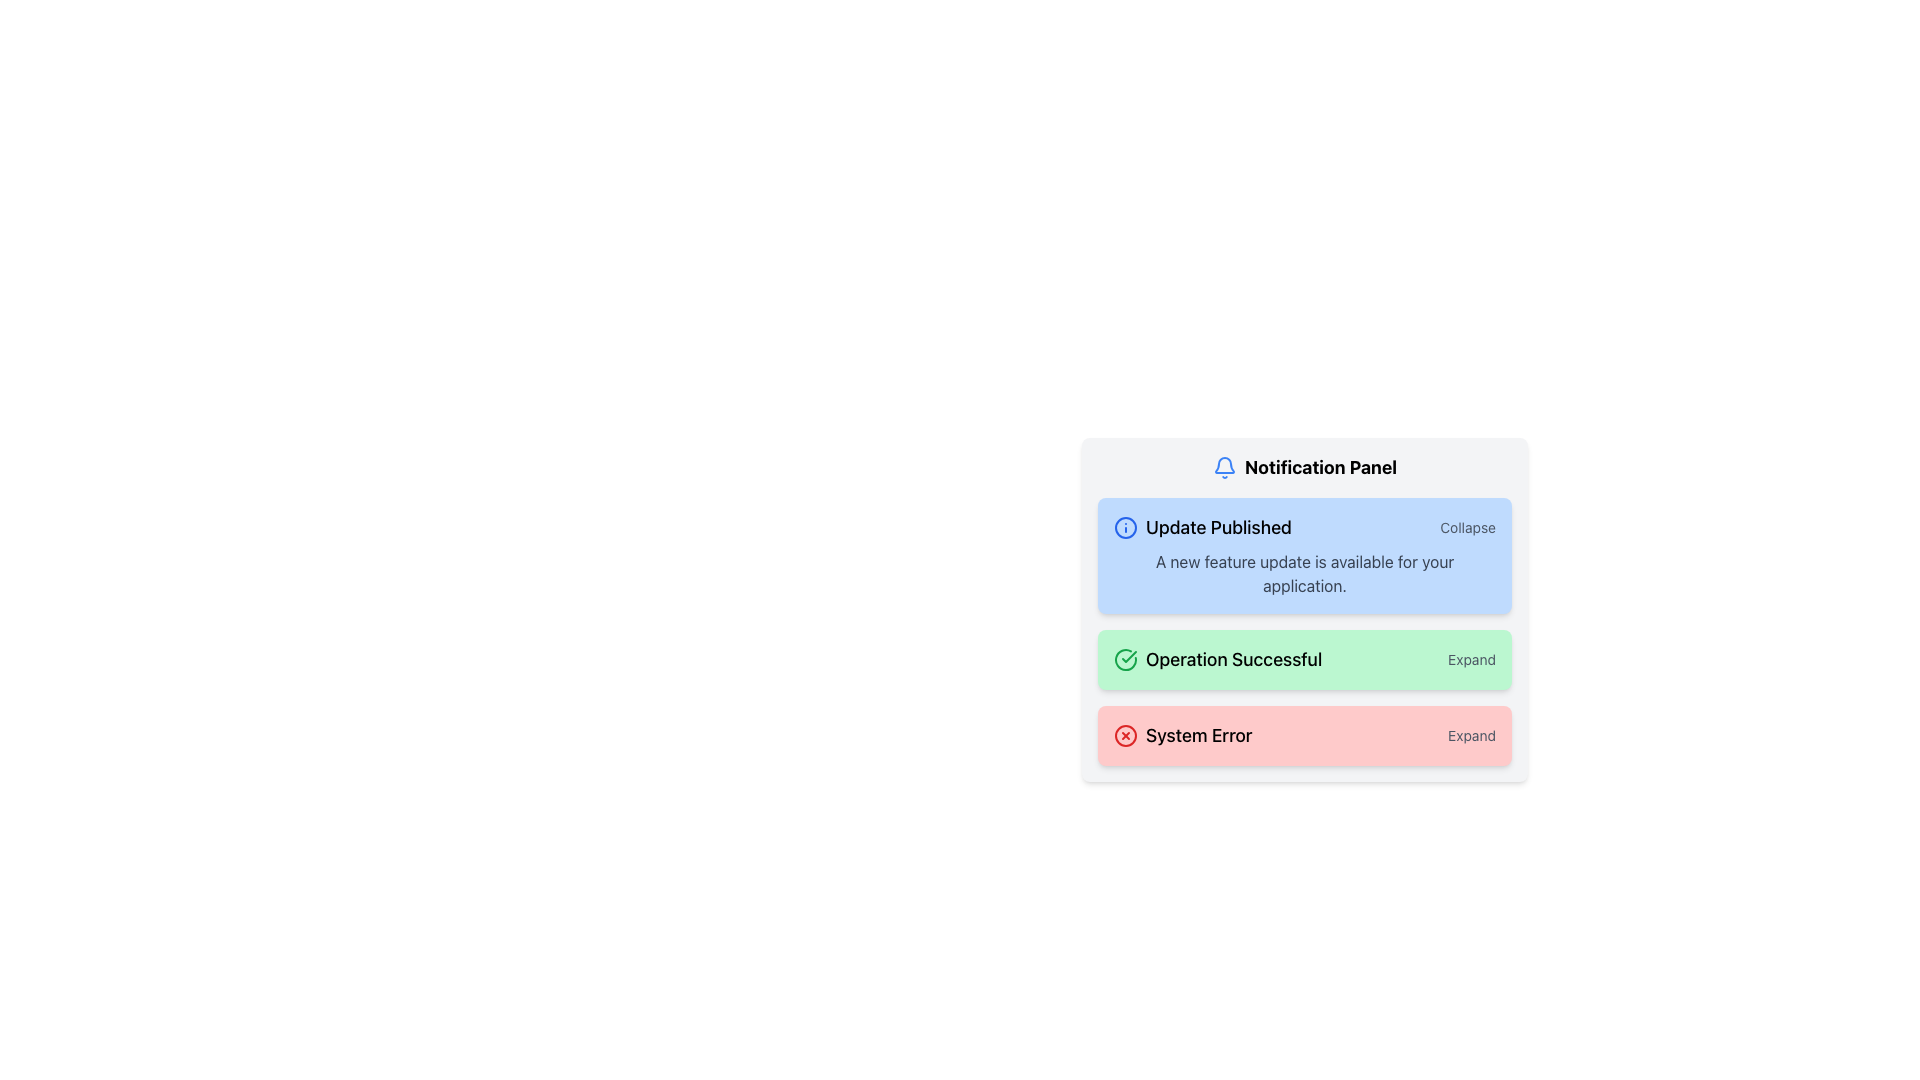  Describe the element at coordinates (1126, 659) in the screenshot. I see `the green-colored notification labeled 'Operation Successful' in the 'Notification Panel'` at that location.